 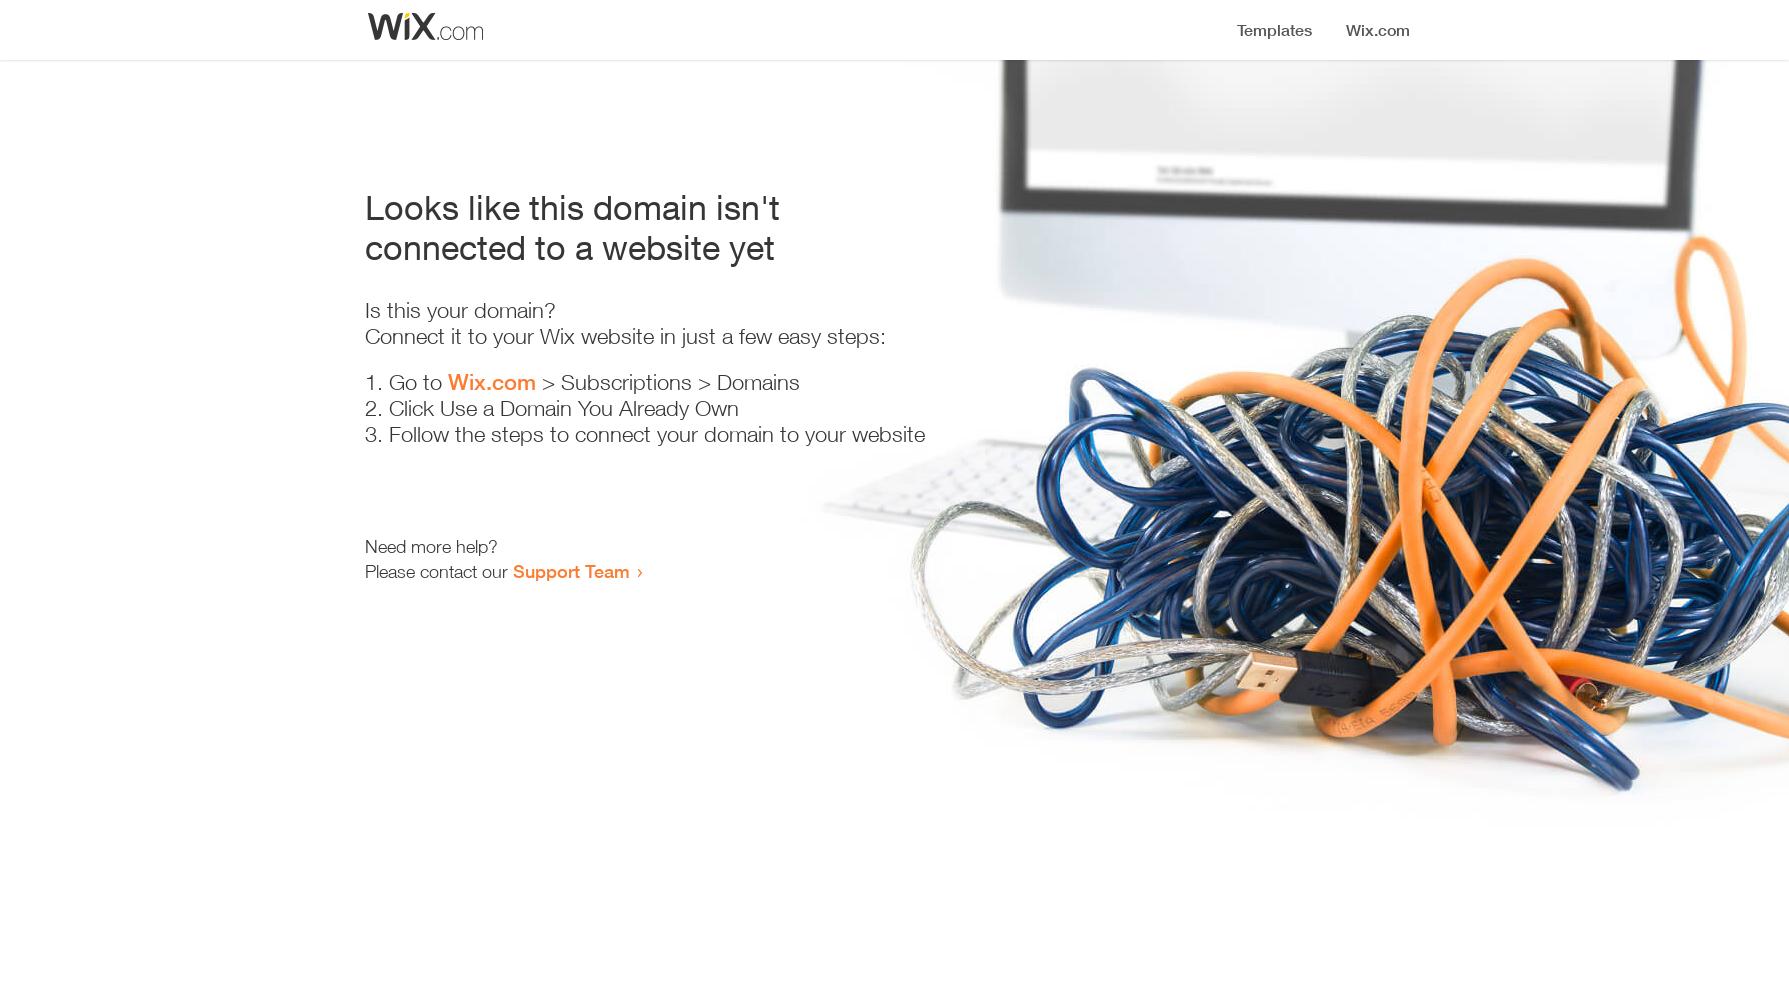 I want to click on 'Go to', so click(x=416, y=382).